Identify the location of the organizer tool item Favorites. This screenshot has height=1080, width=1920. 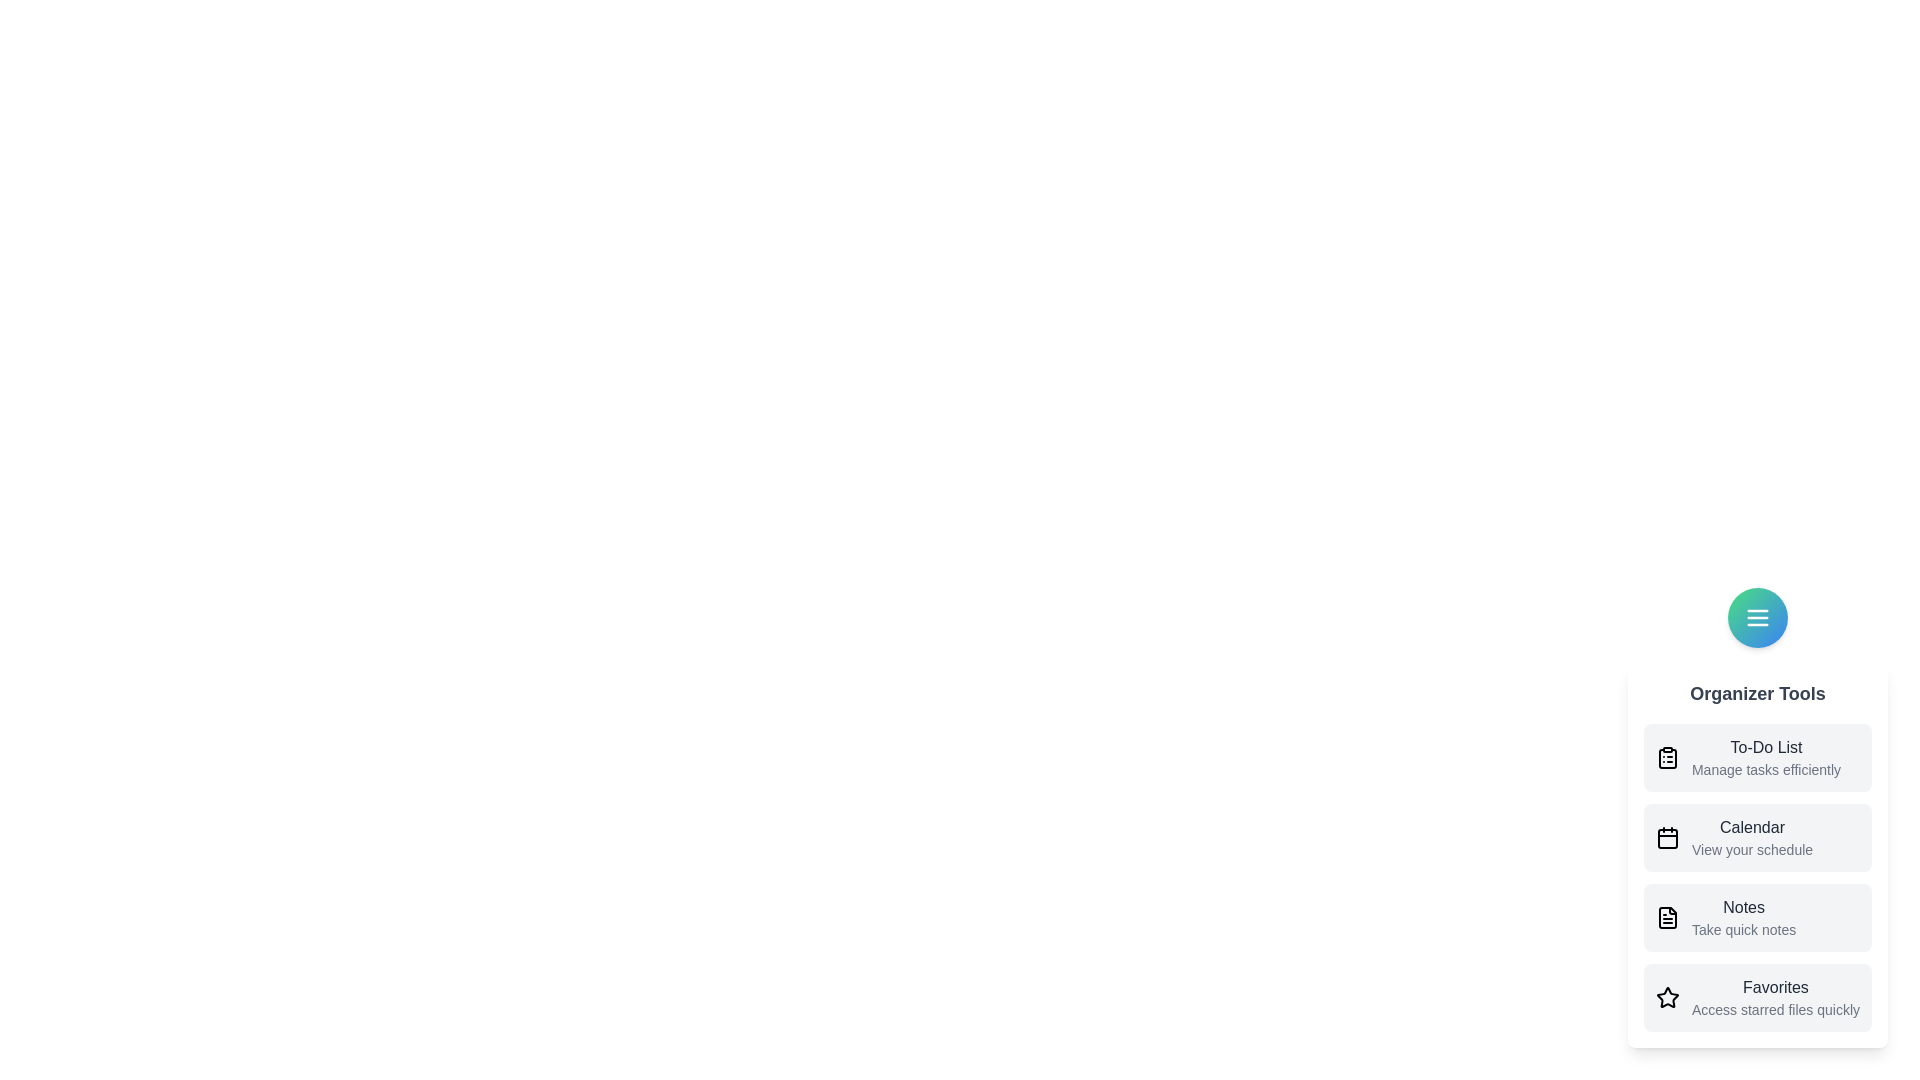
(1756, 998).